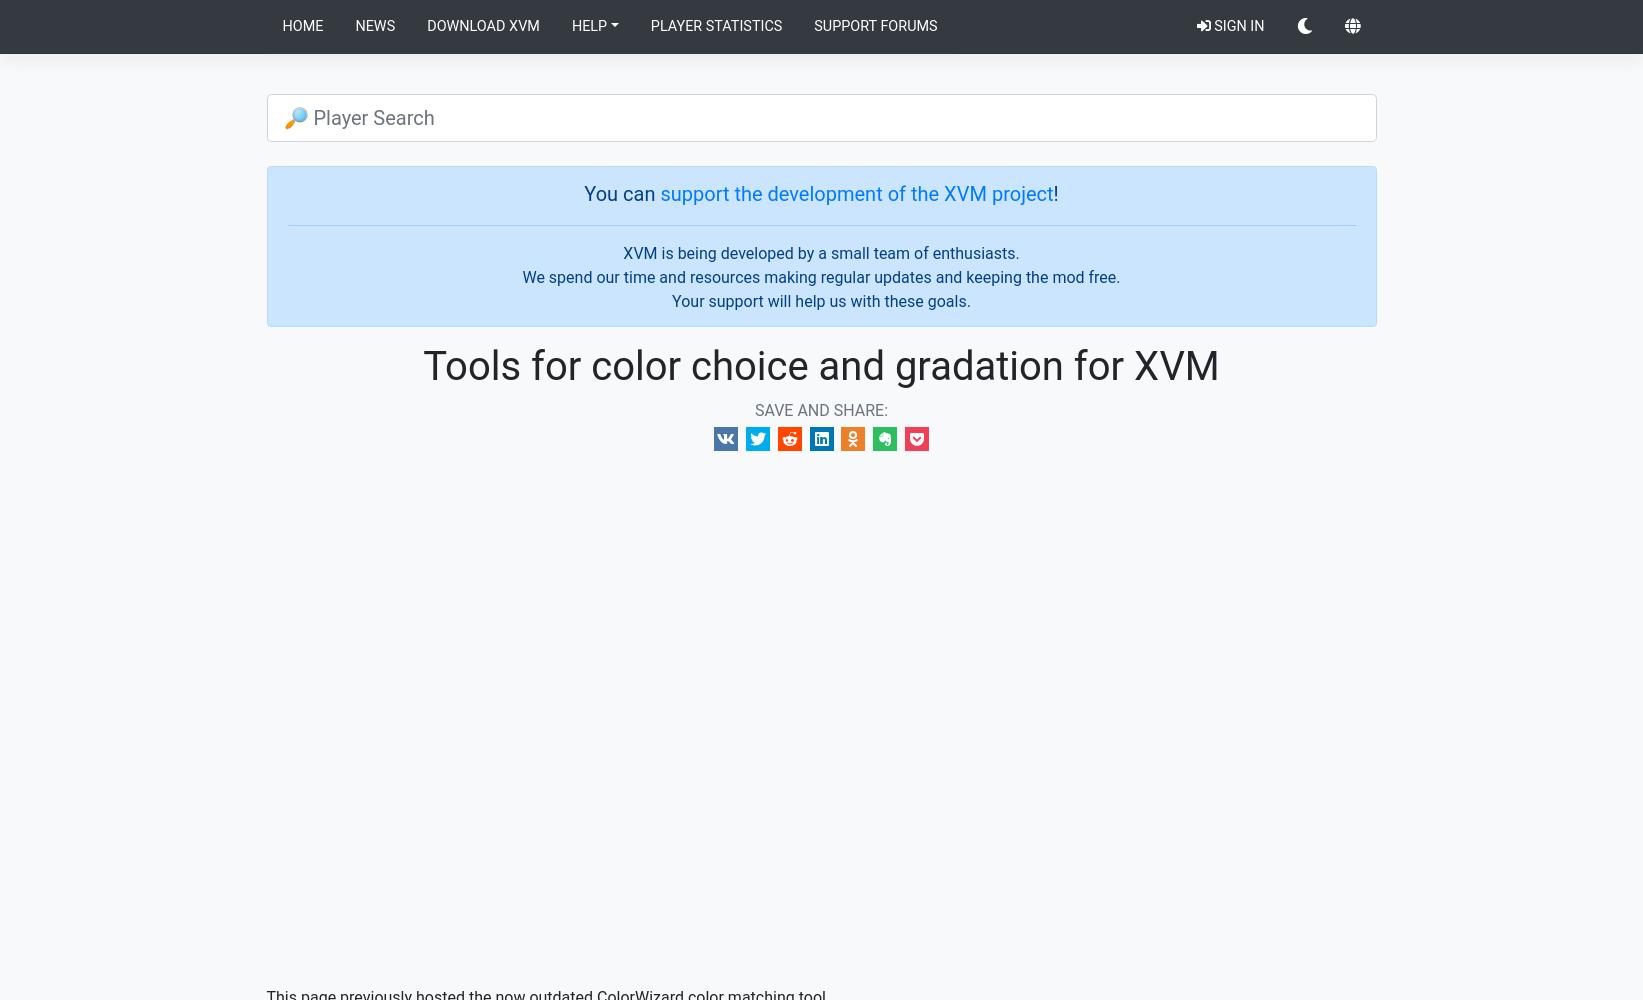  I want to click on 'You can', so click(622, 192).